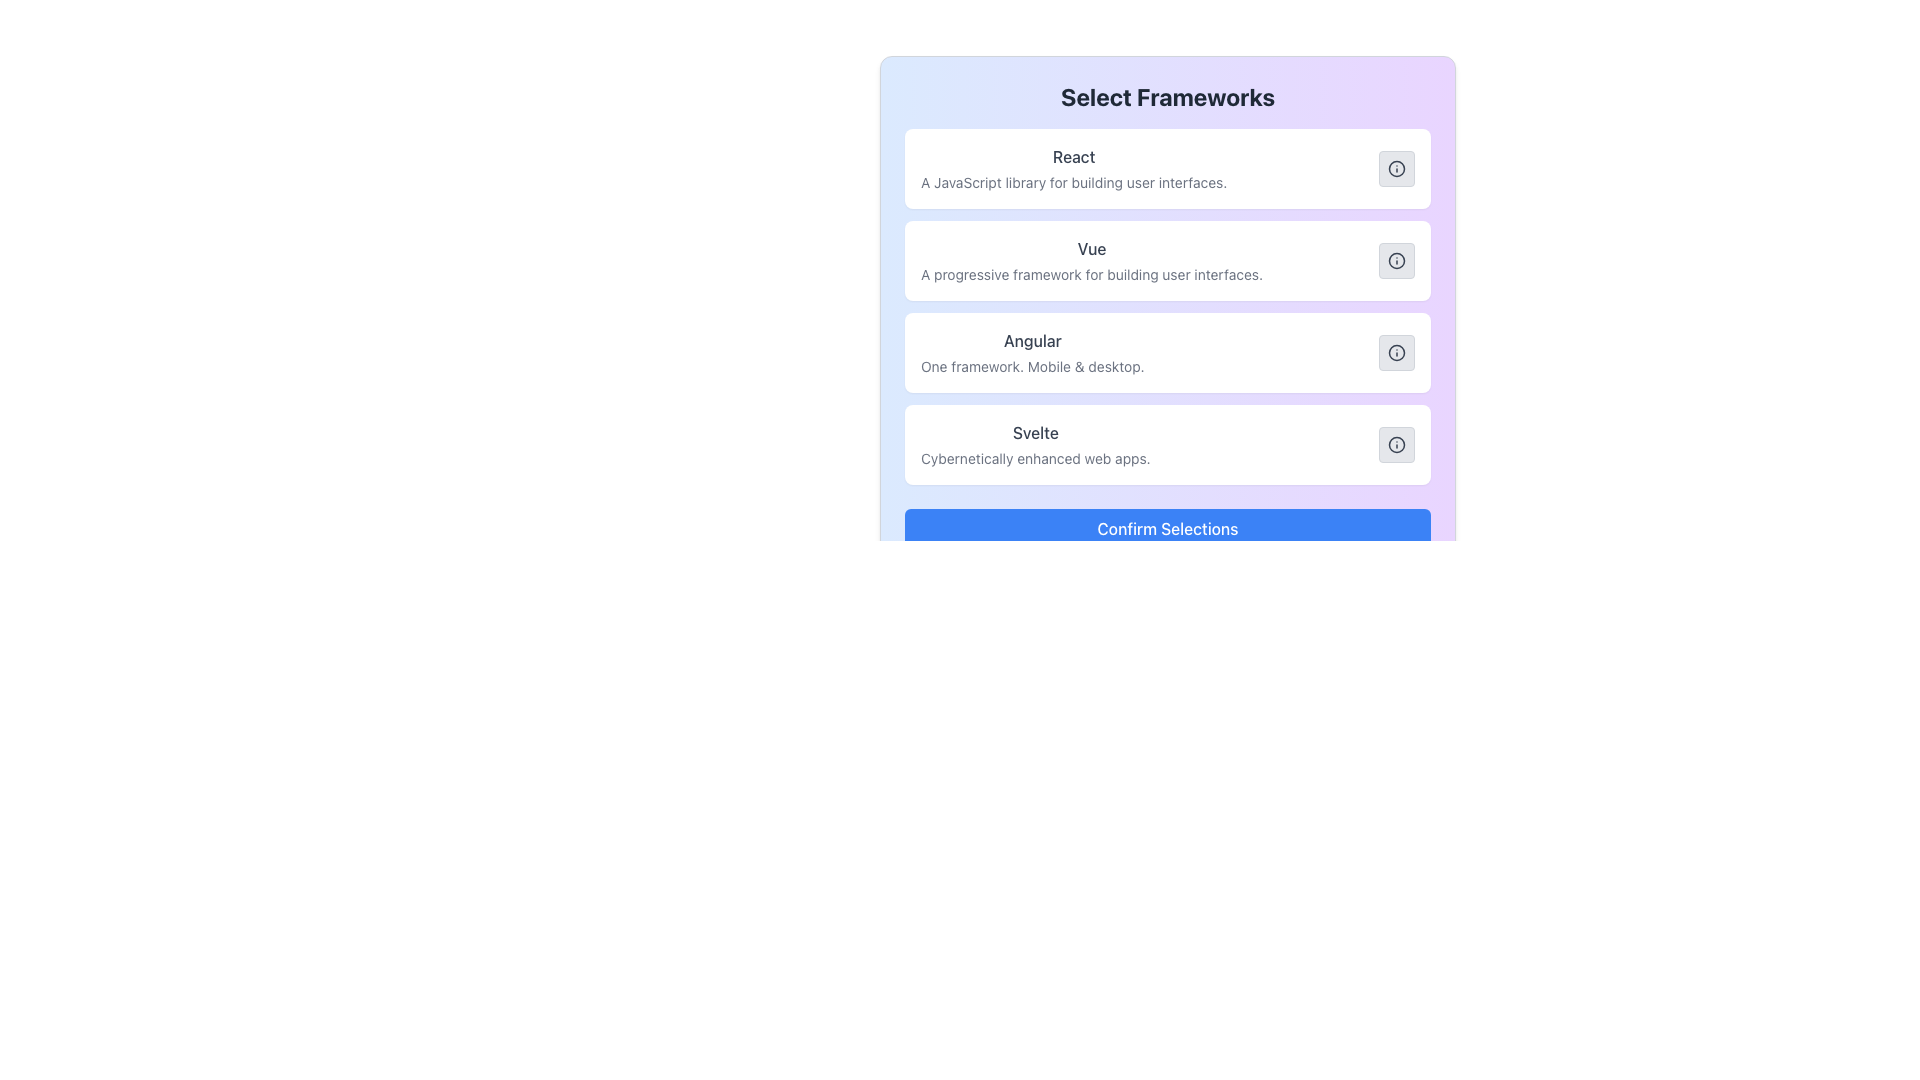 The height and width of the screenshot is (1080, 1920). I want to click on the circular Information icon located in the top-right corner of the 'React' option list entry, so click(1395, 168).